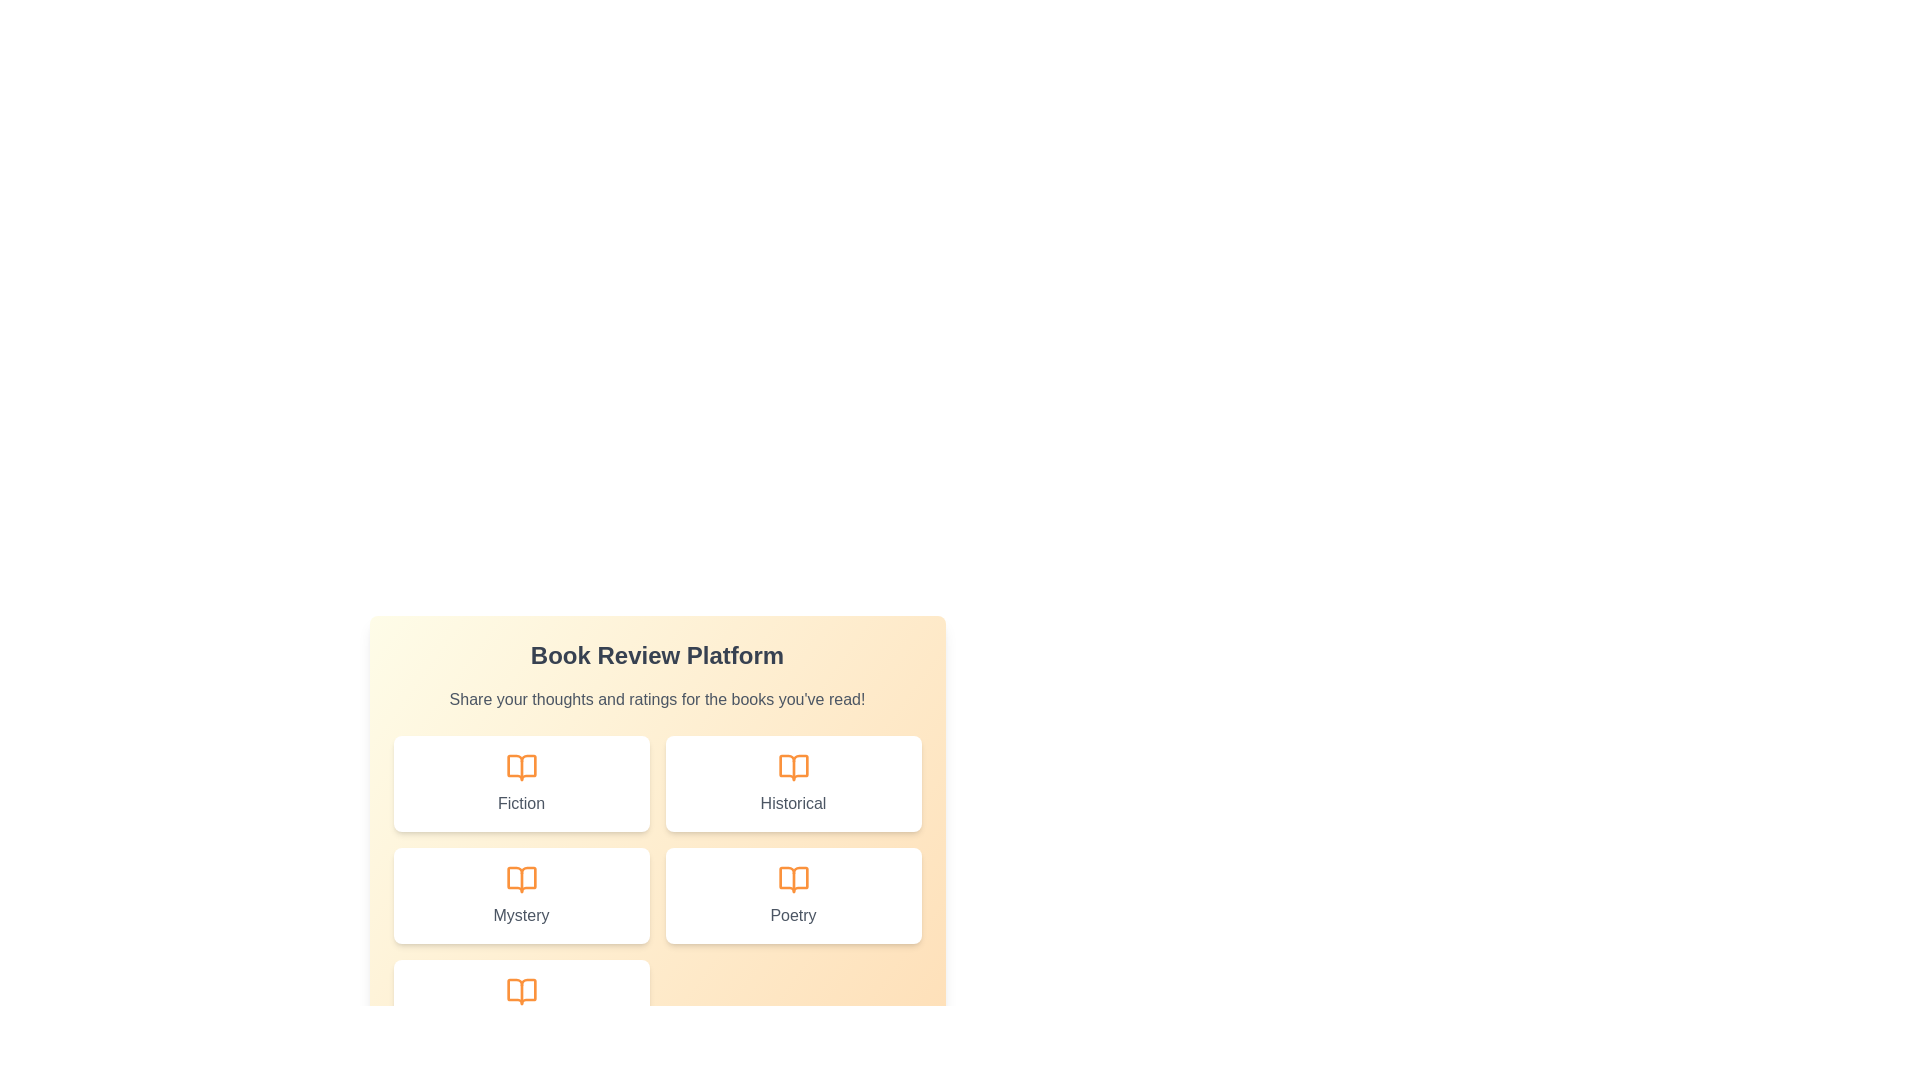 The height and width of the screenshot is (1080, 1920). Describe the element at coordinates (521, 894) in the screenshot. I see `the third card in the grid layout, which represents the 'Mystery' category` at that location.